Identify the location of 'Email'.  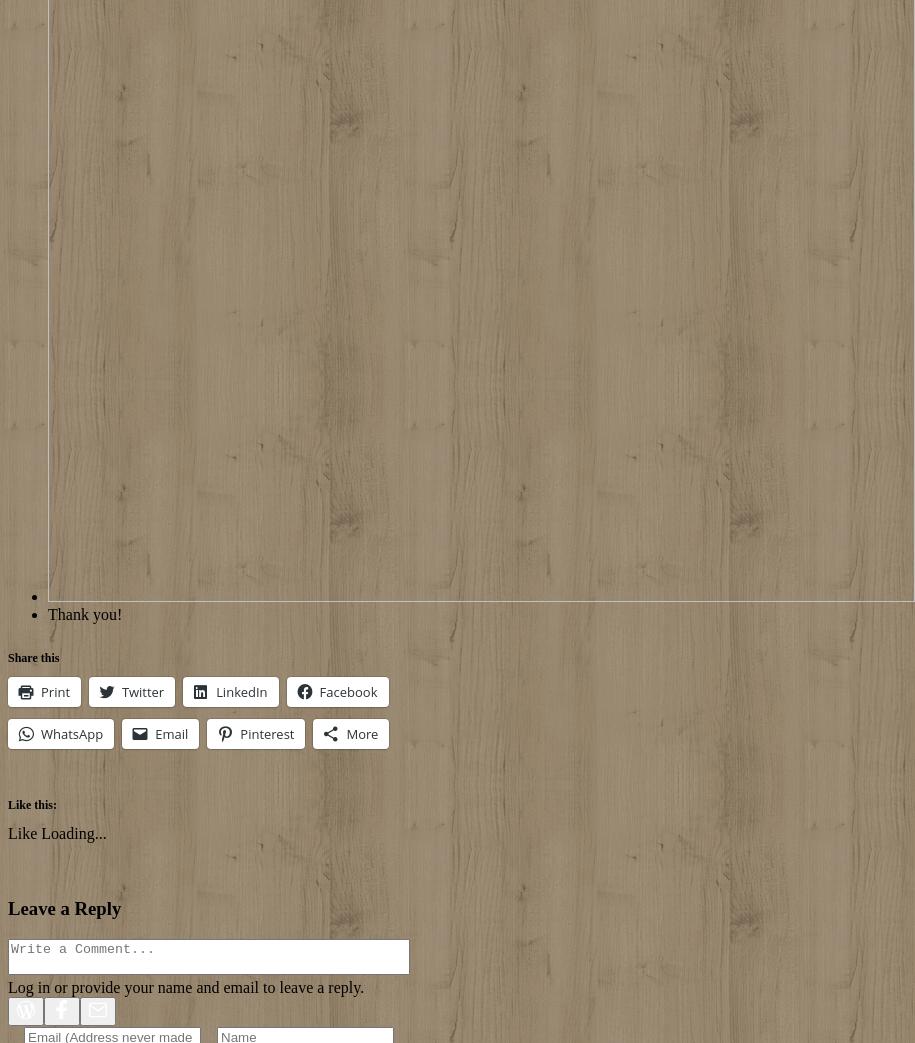
(154, 733).